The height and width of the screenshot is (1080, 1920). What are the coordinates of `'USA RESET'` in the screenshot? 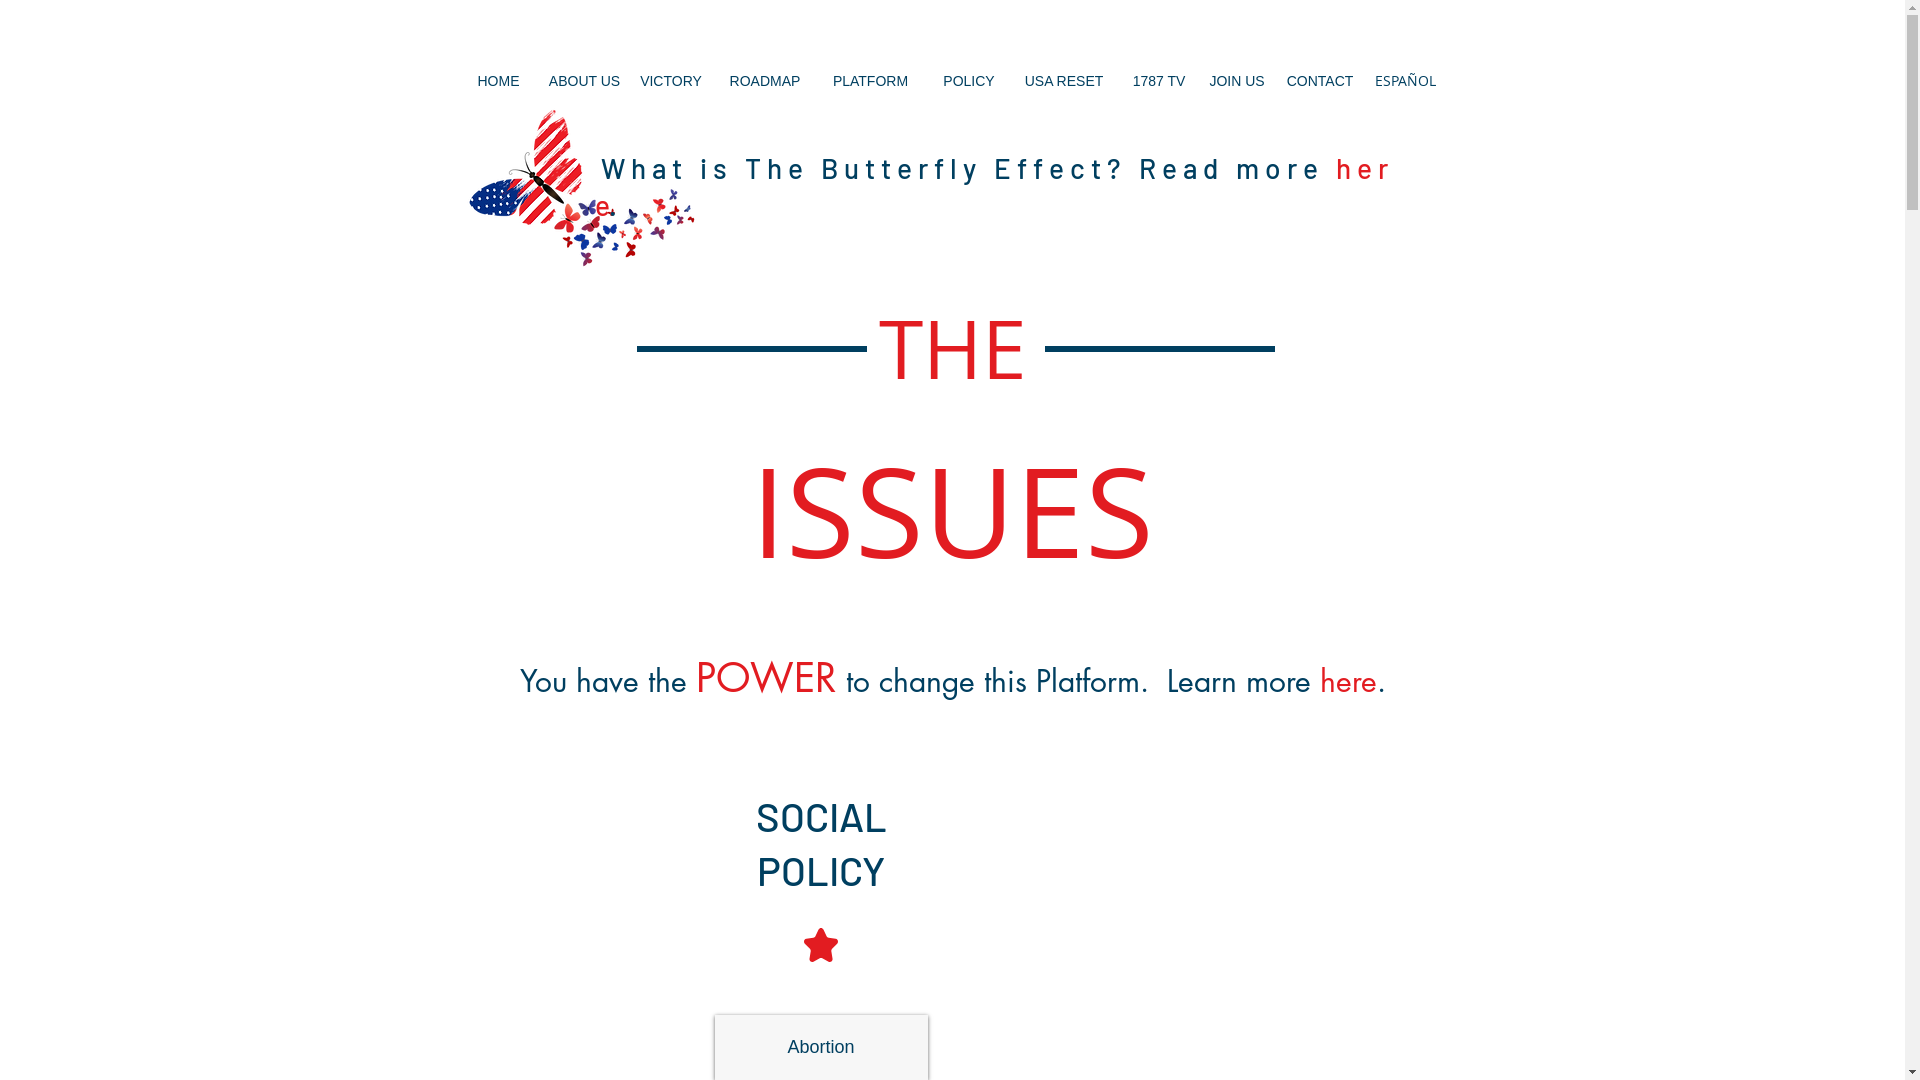 It's located at (1063, 79).